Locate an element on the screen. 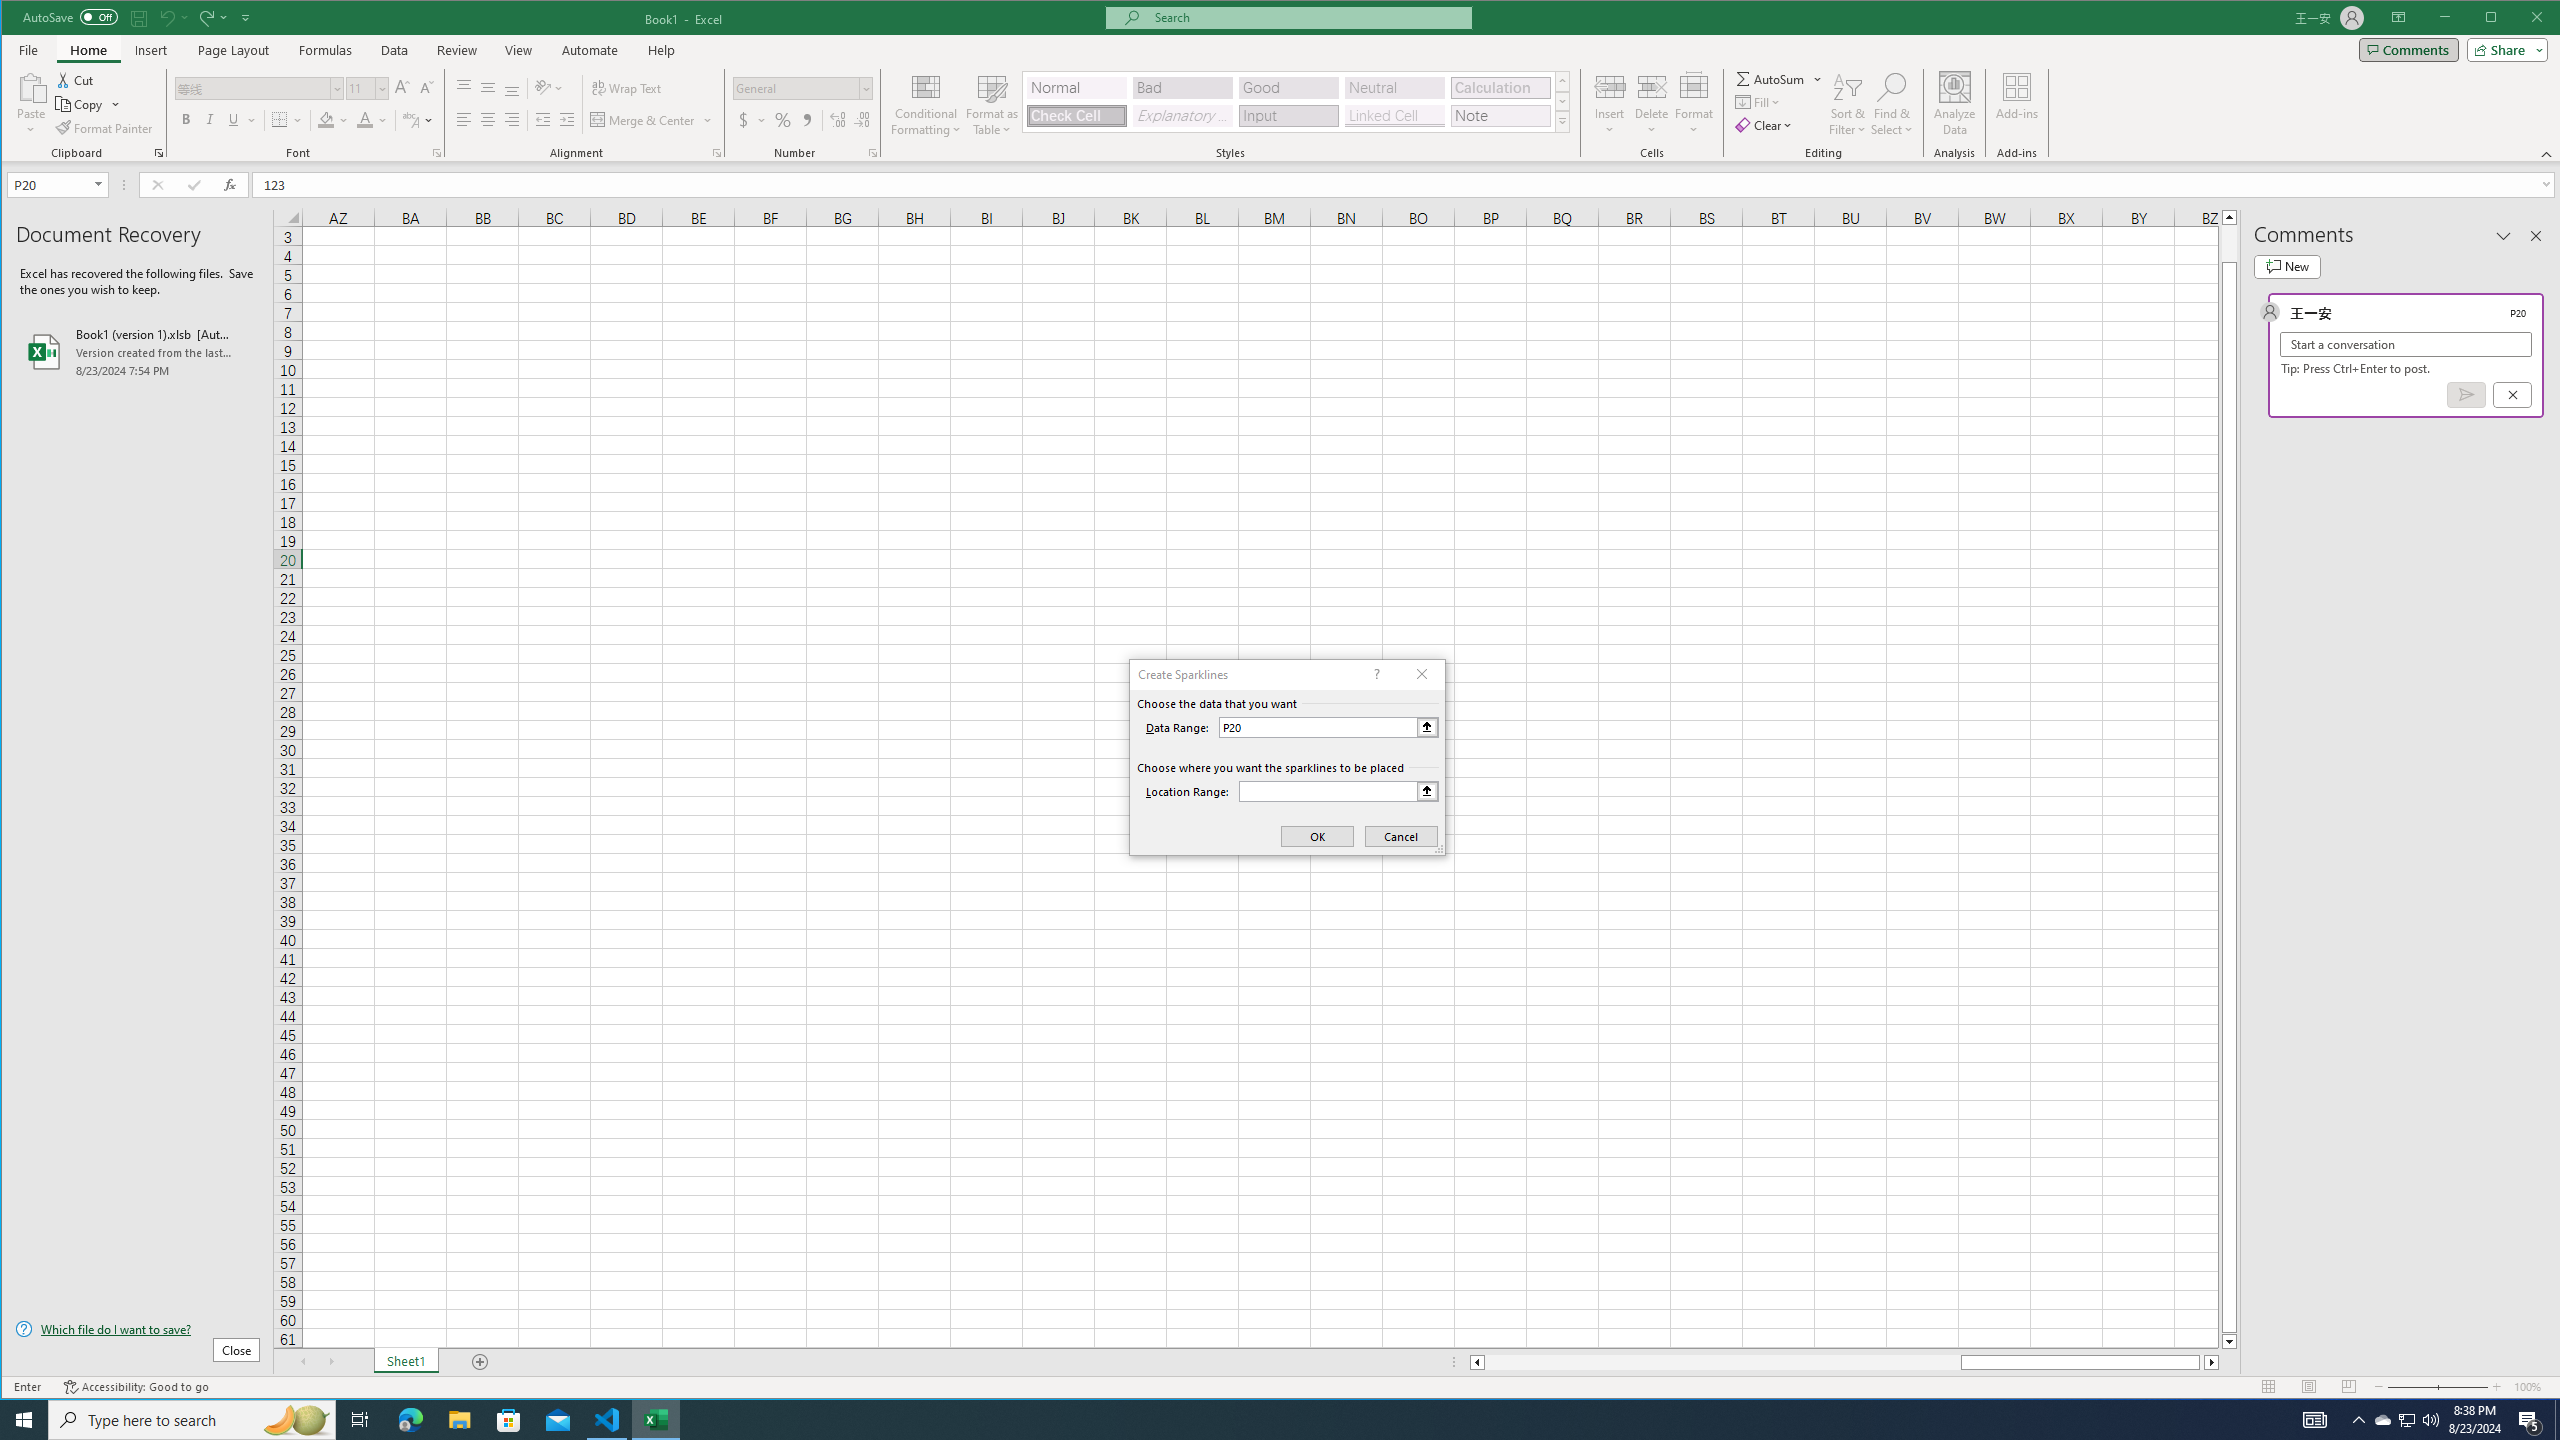  'Increase Indent' is located at coordinates (566, 119).